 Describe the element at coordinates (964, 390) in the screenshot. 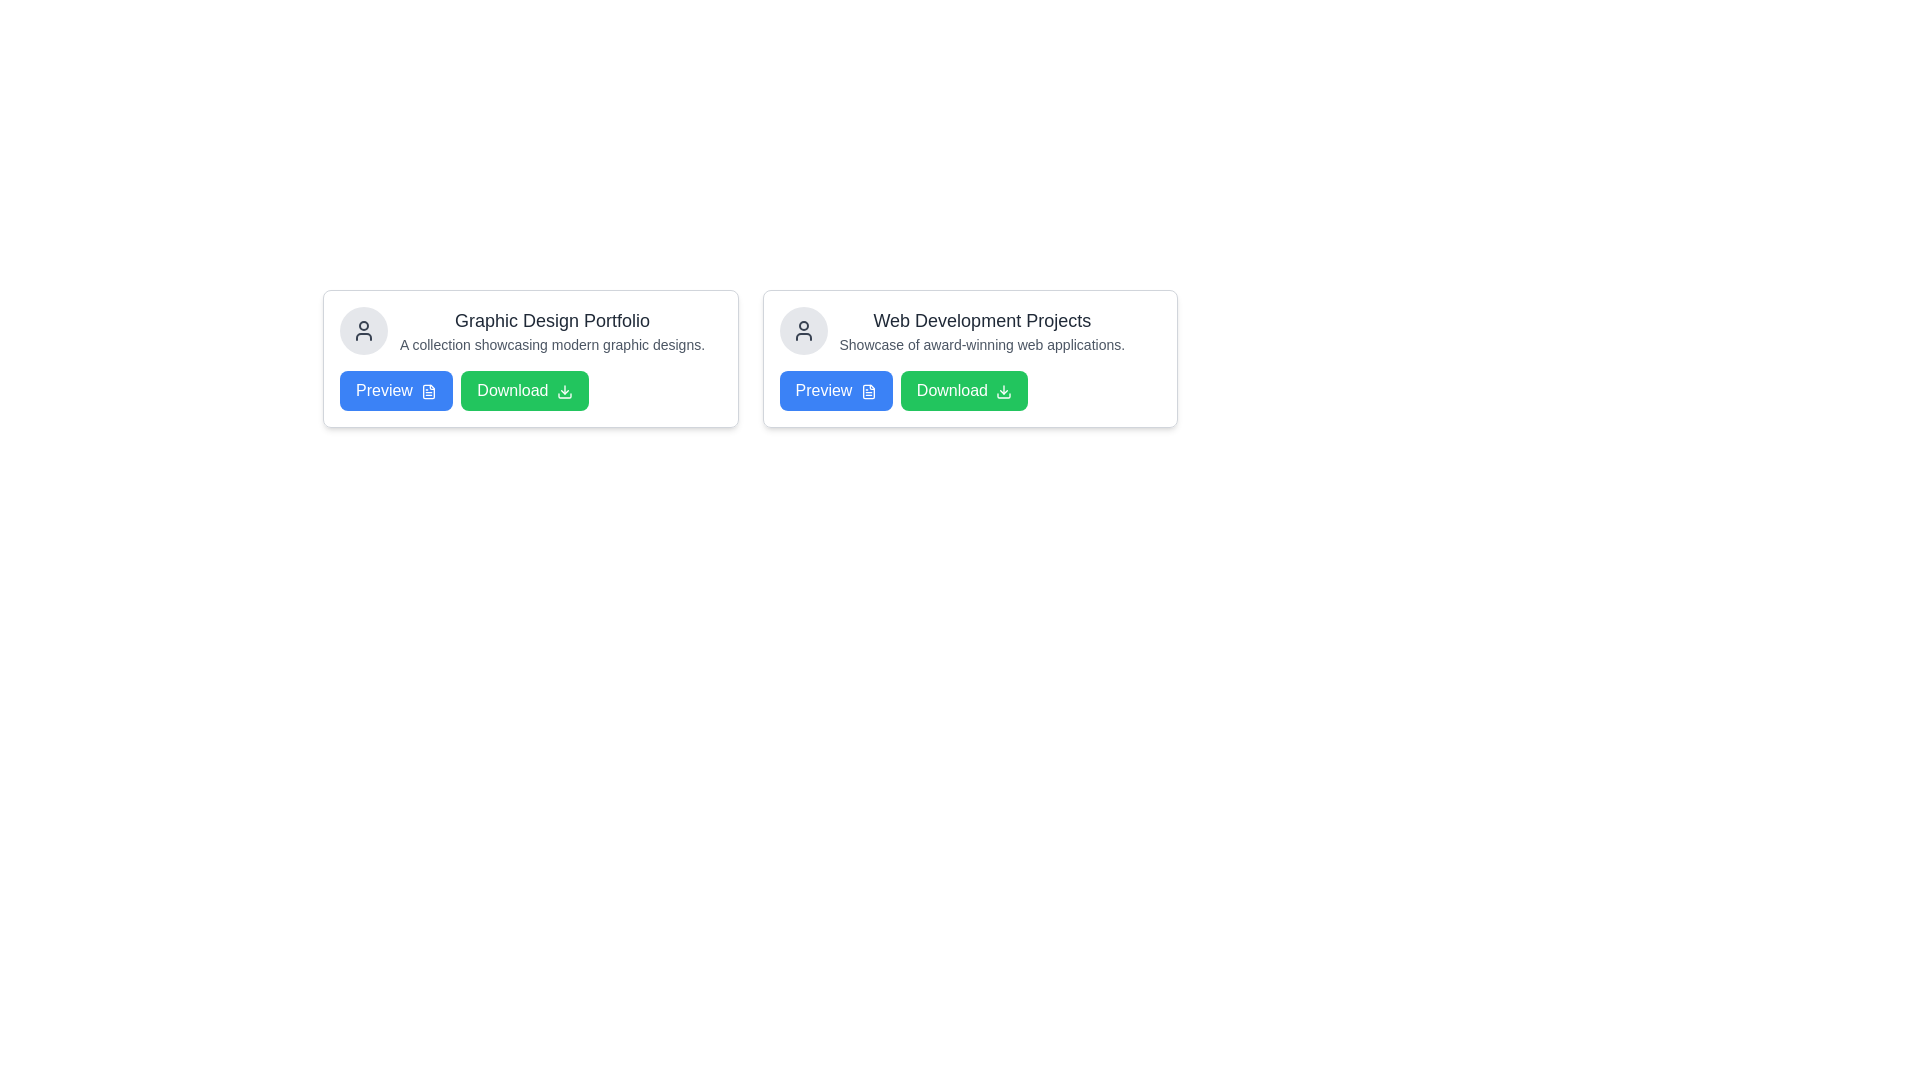

I see `the download button located to the right of the 'Preview' button in the second card group to initiate the download of content related to the 'Web Development Projects' card` at that location.